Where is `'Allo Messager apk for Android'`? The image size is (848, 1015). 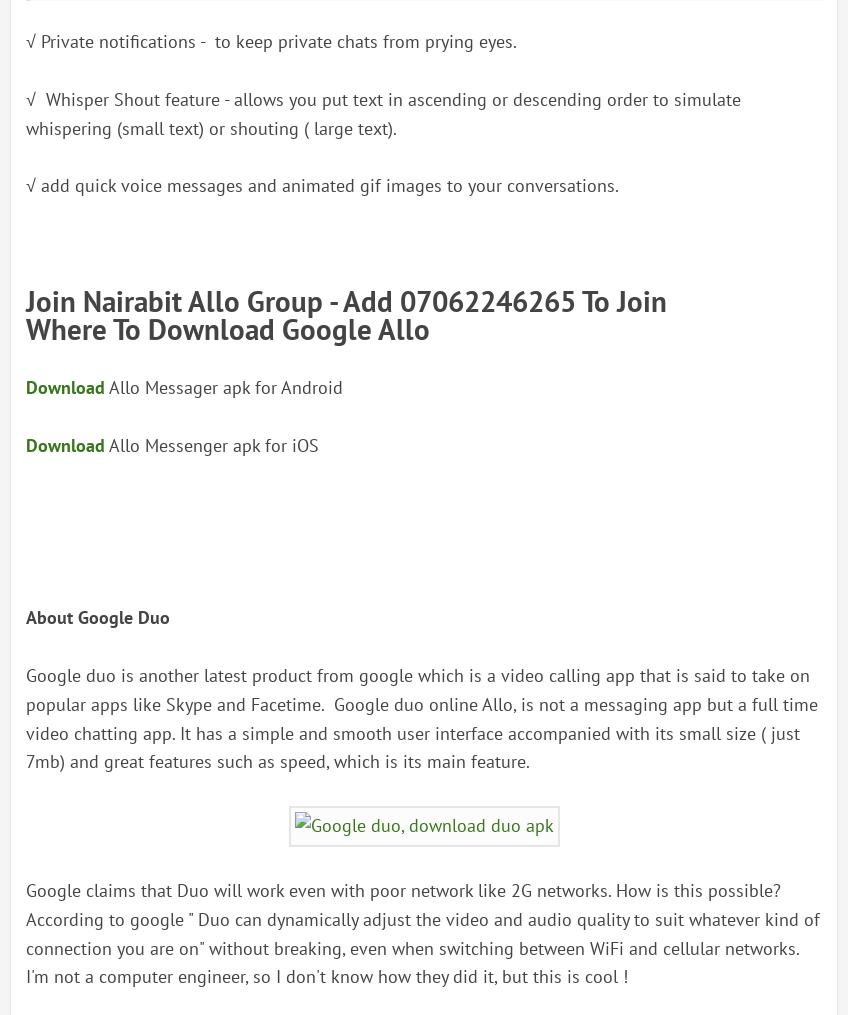 'Allo Messager apk for Android' is located at coordinates (223, 386).